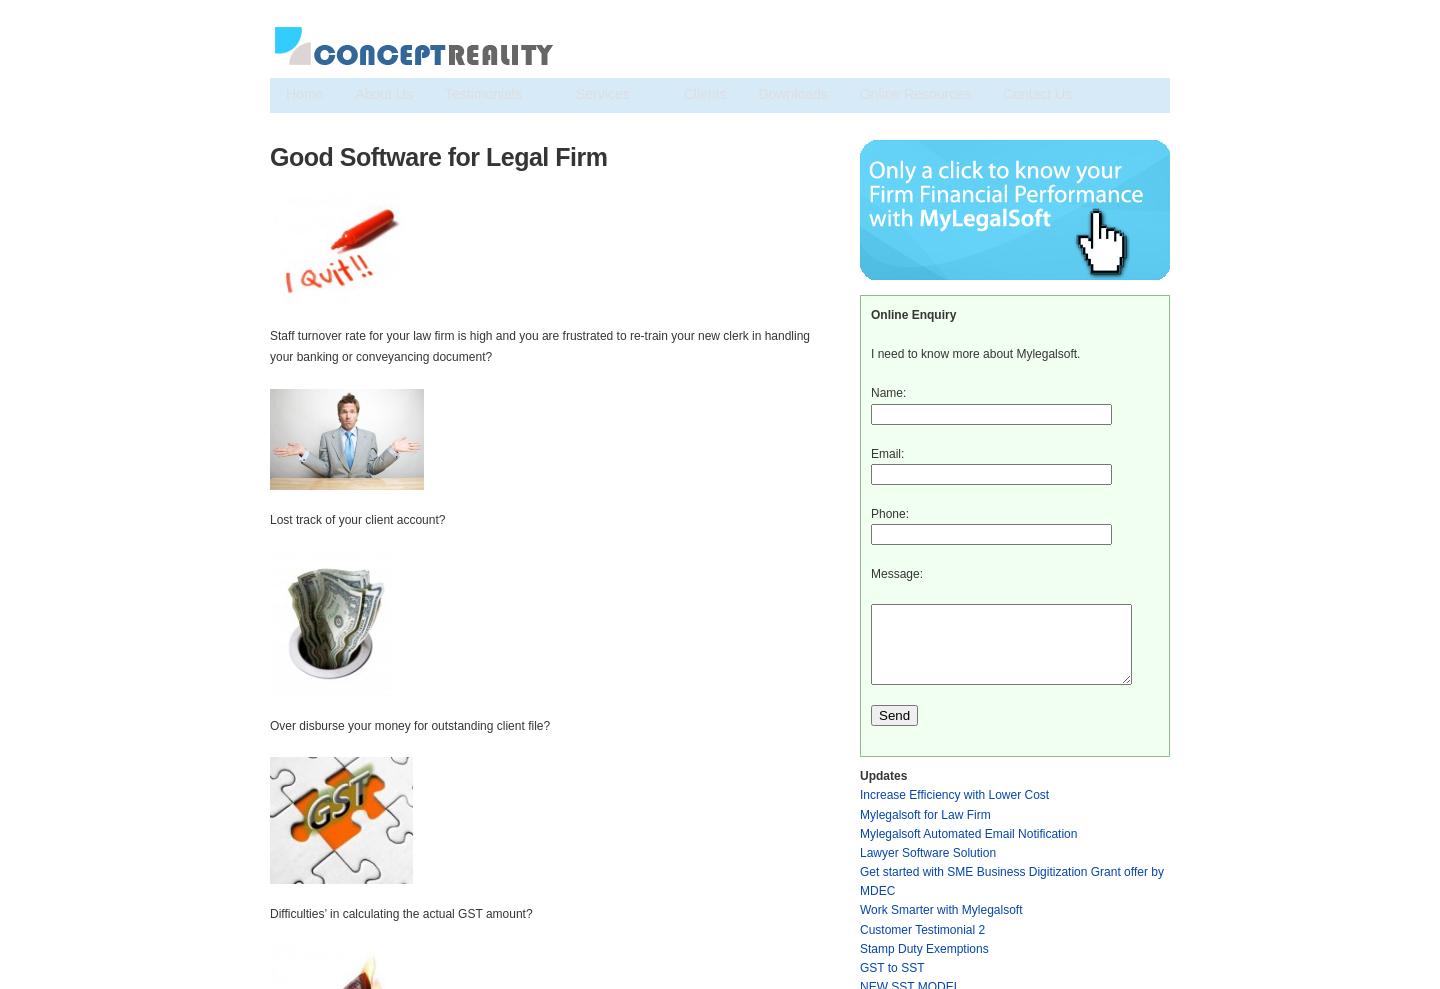 This screenshot has height=989, width=1440. Describe the element at coordinates (882, 774) in the screenshot. I see `'Updates'` at that location.